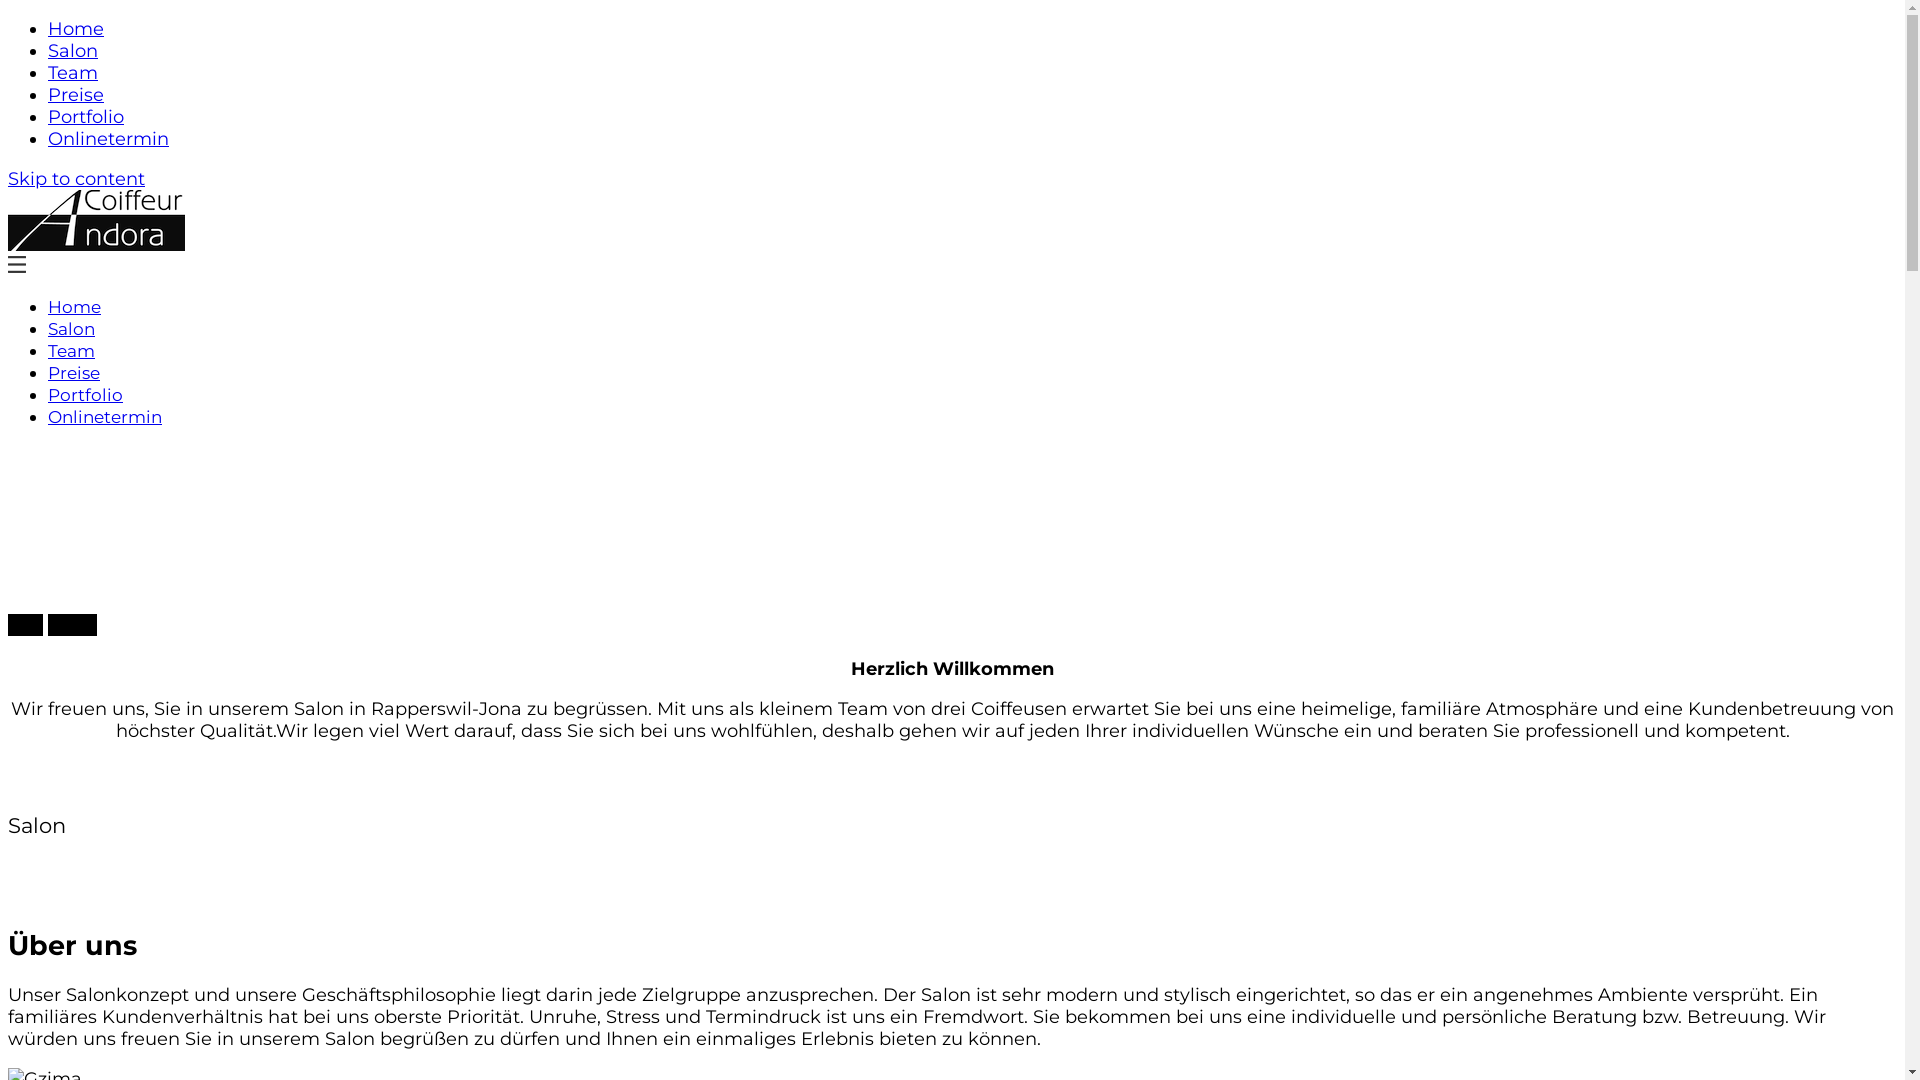 The width and height of the screenshot is (1920, 1080). What do you see at coordinates (48, 373) in the screenshot?
I see `'Preise'` at bounding box center [48, 373].